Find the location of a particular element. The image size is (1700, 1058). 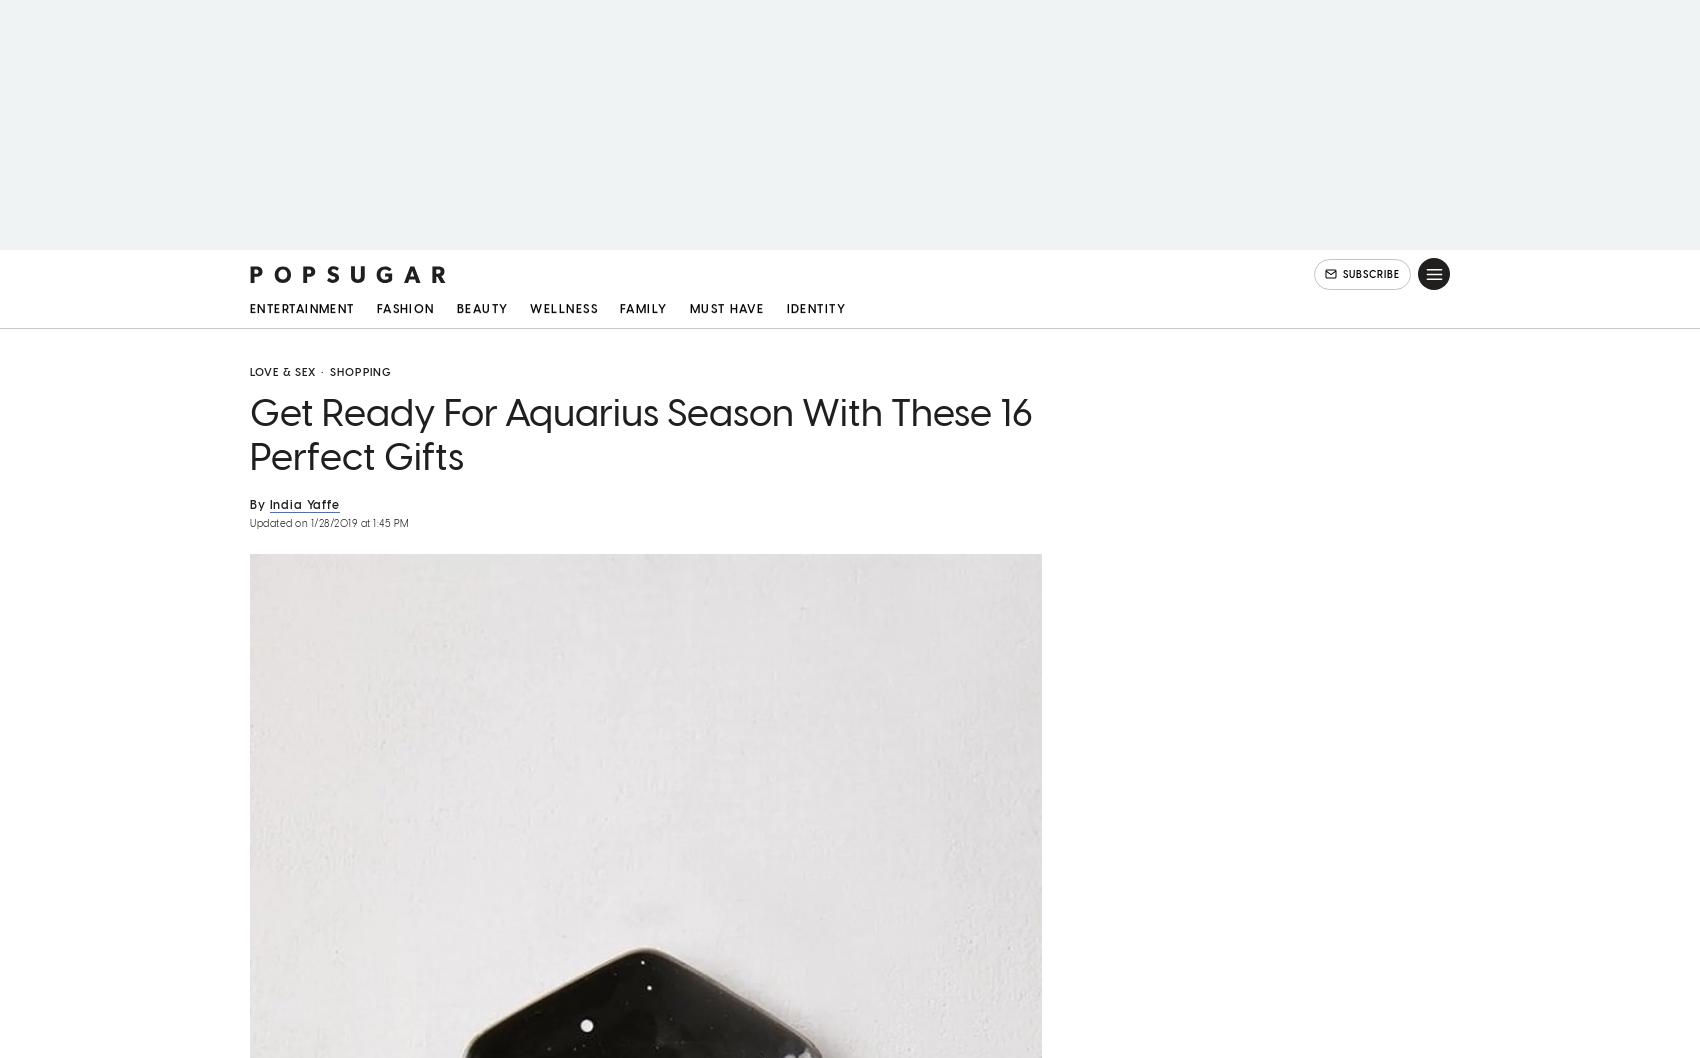

'Shopping' is located at coordinates (359, 378).